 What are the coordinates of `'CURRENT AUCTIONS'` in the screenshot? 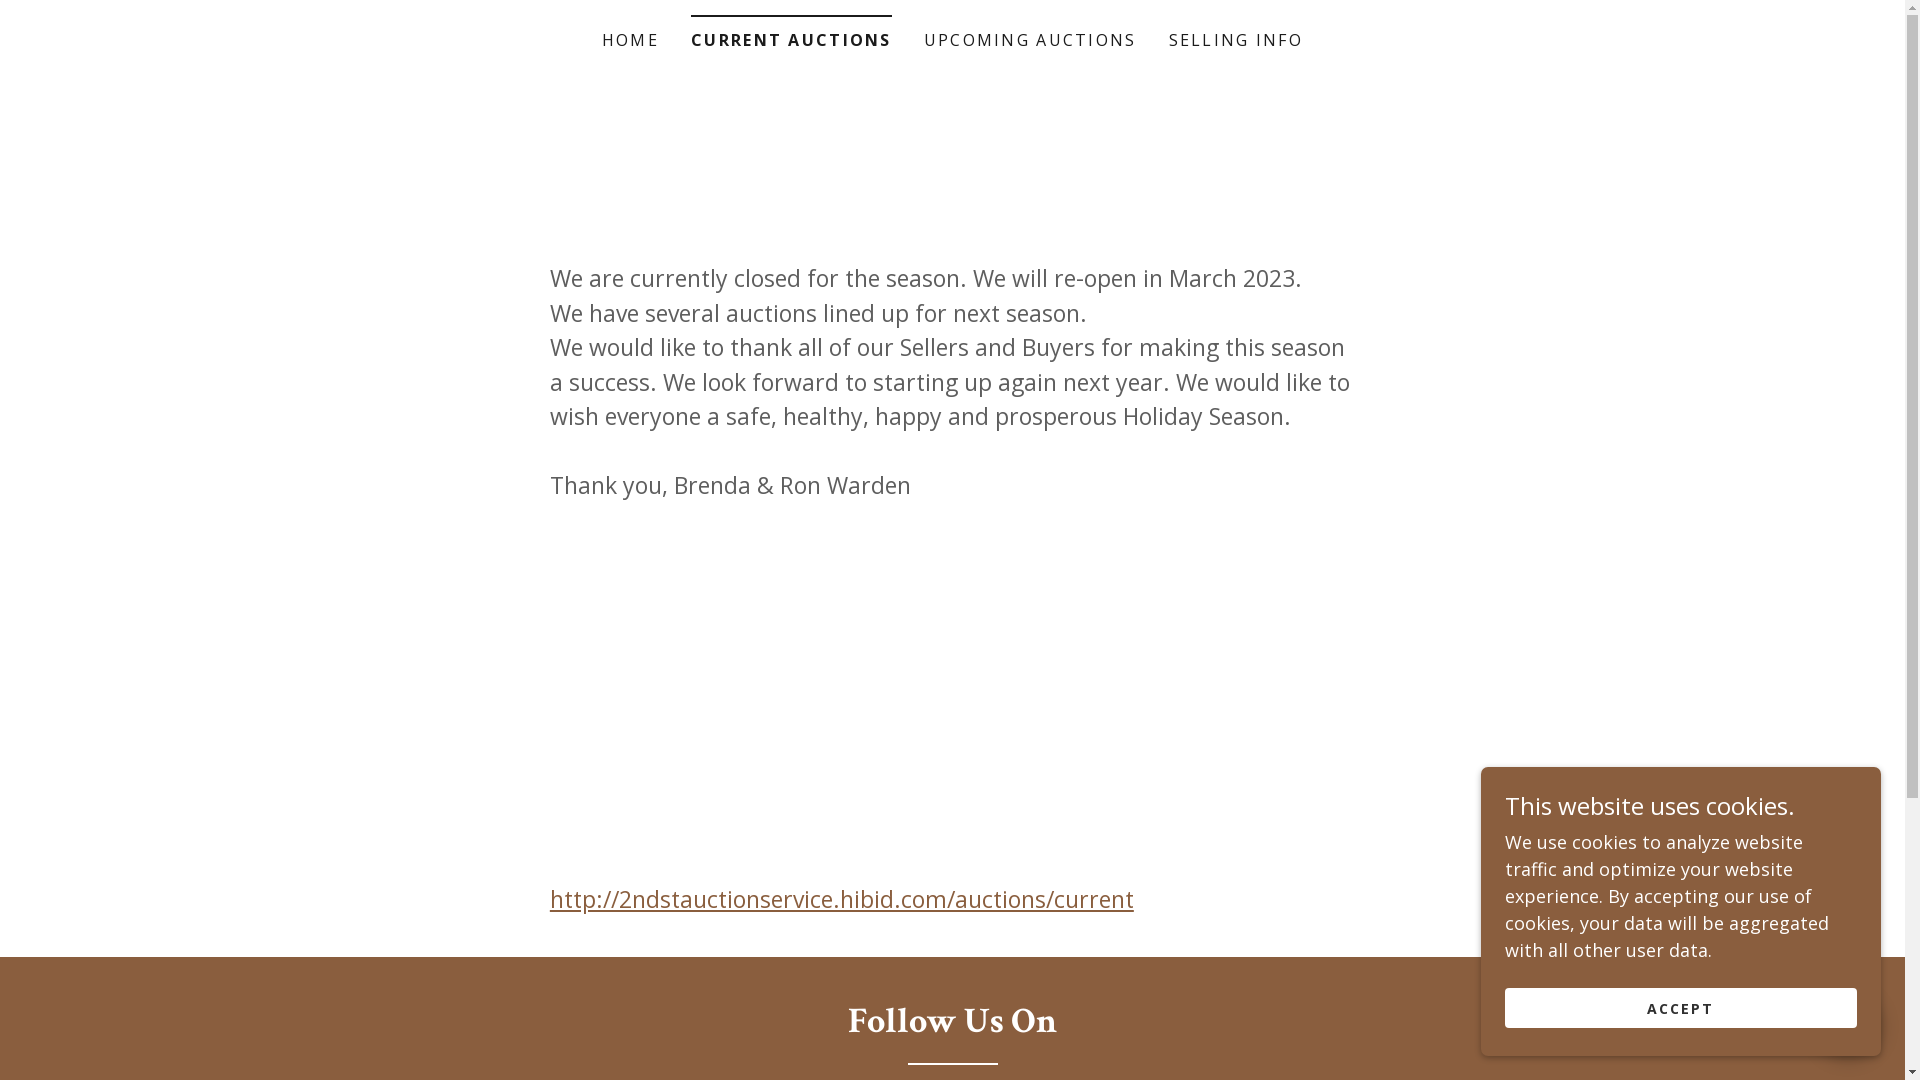 It's located at (790, 33).